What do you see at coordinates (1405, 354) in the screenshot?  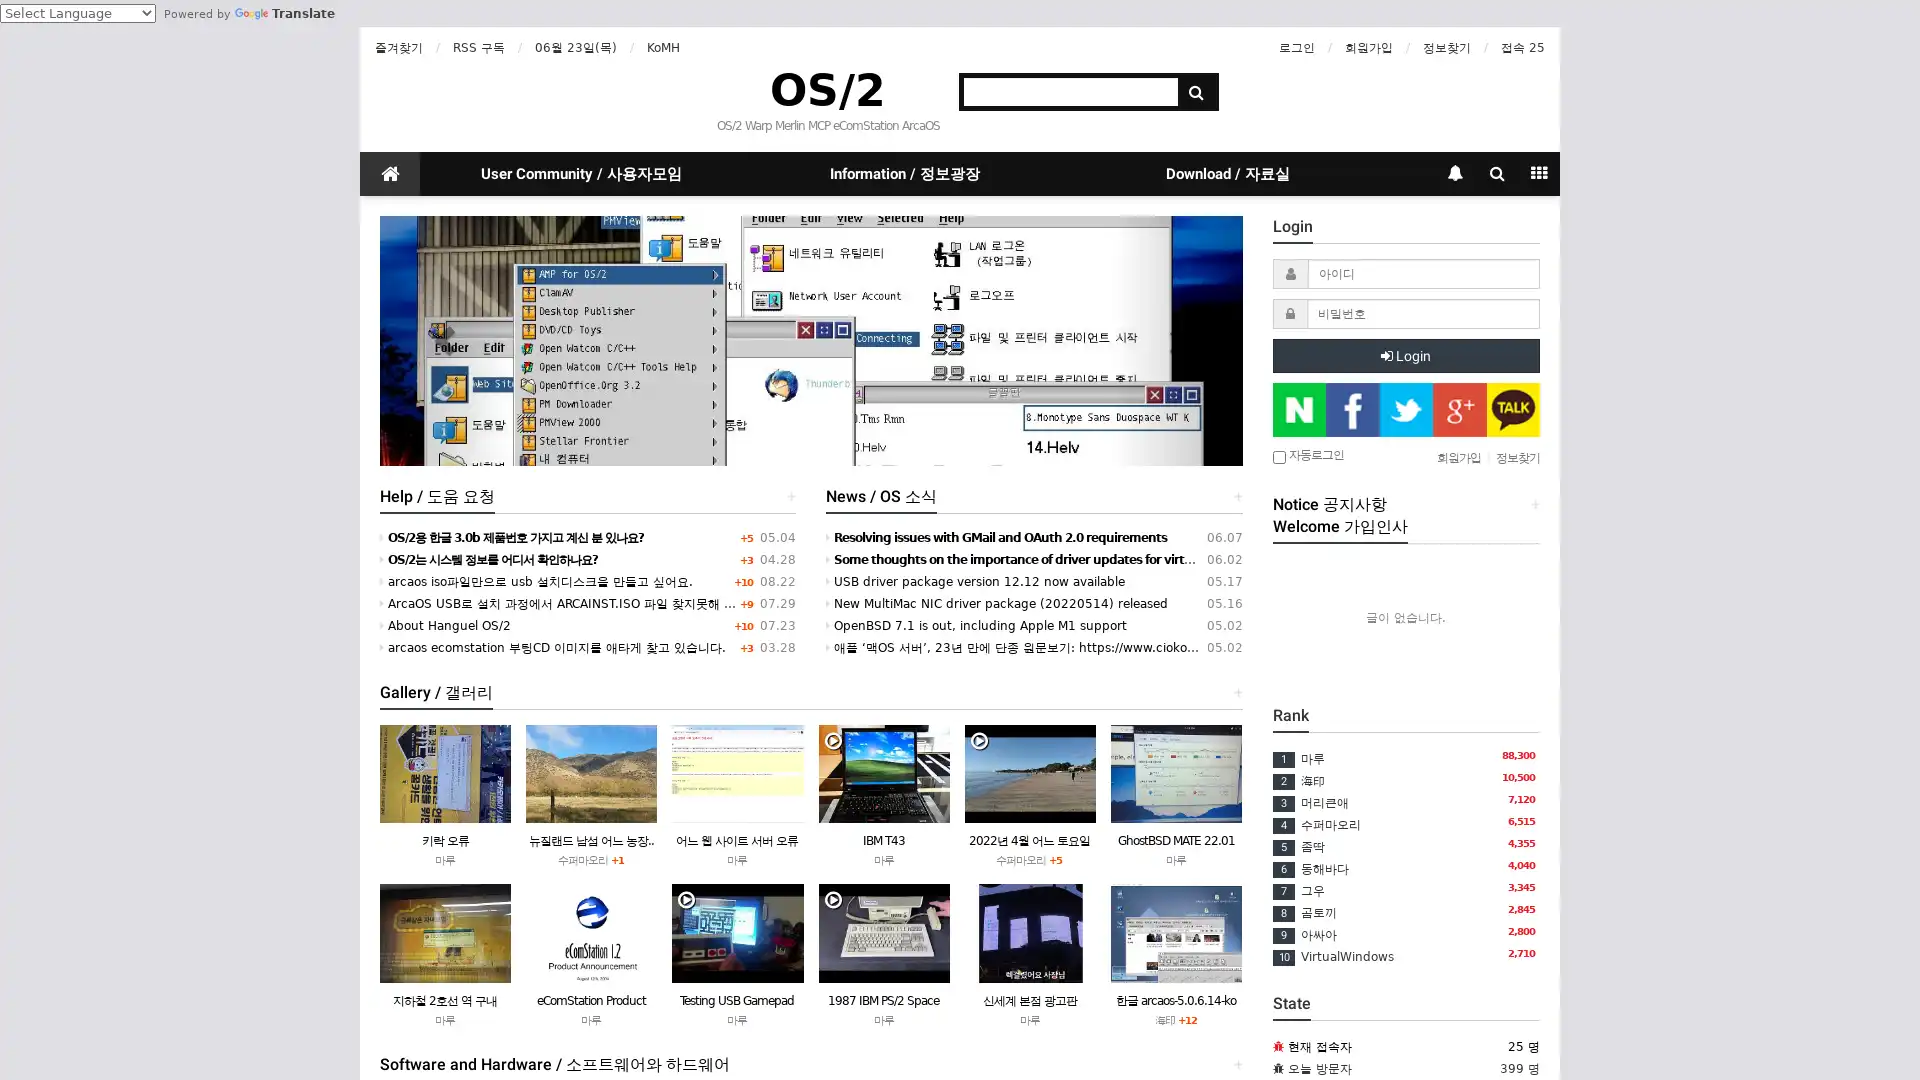 I see `Login` at bounding box center [1405, 354].